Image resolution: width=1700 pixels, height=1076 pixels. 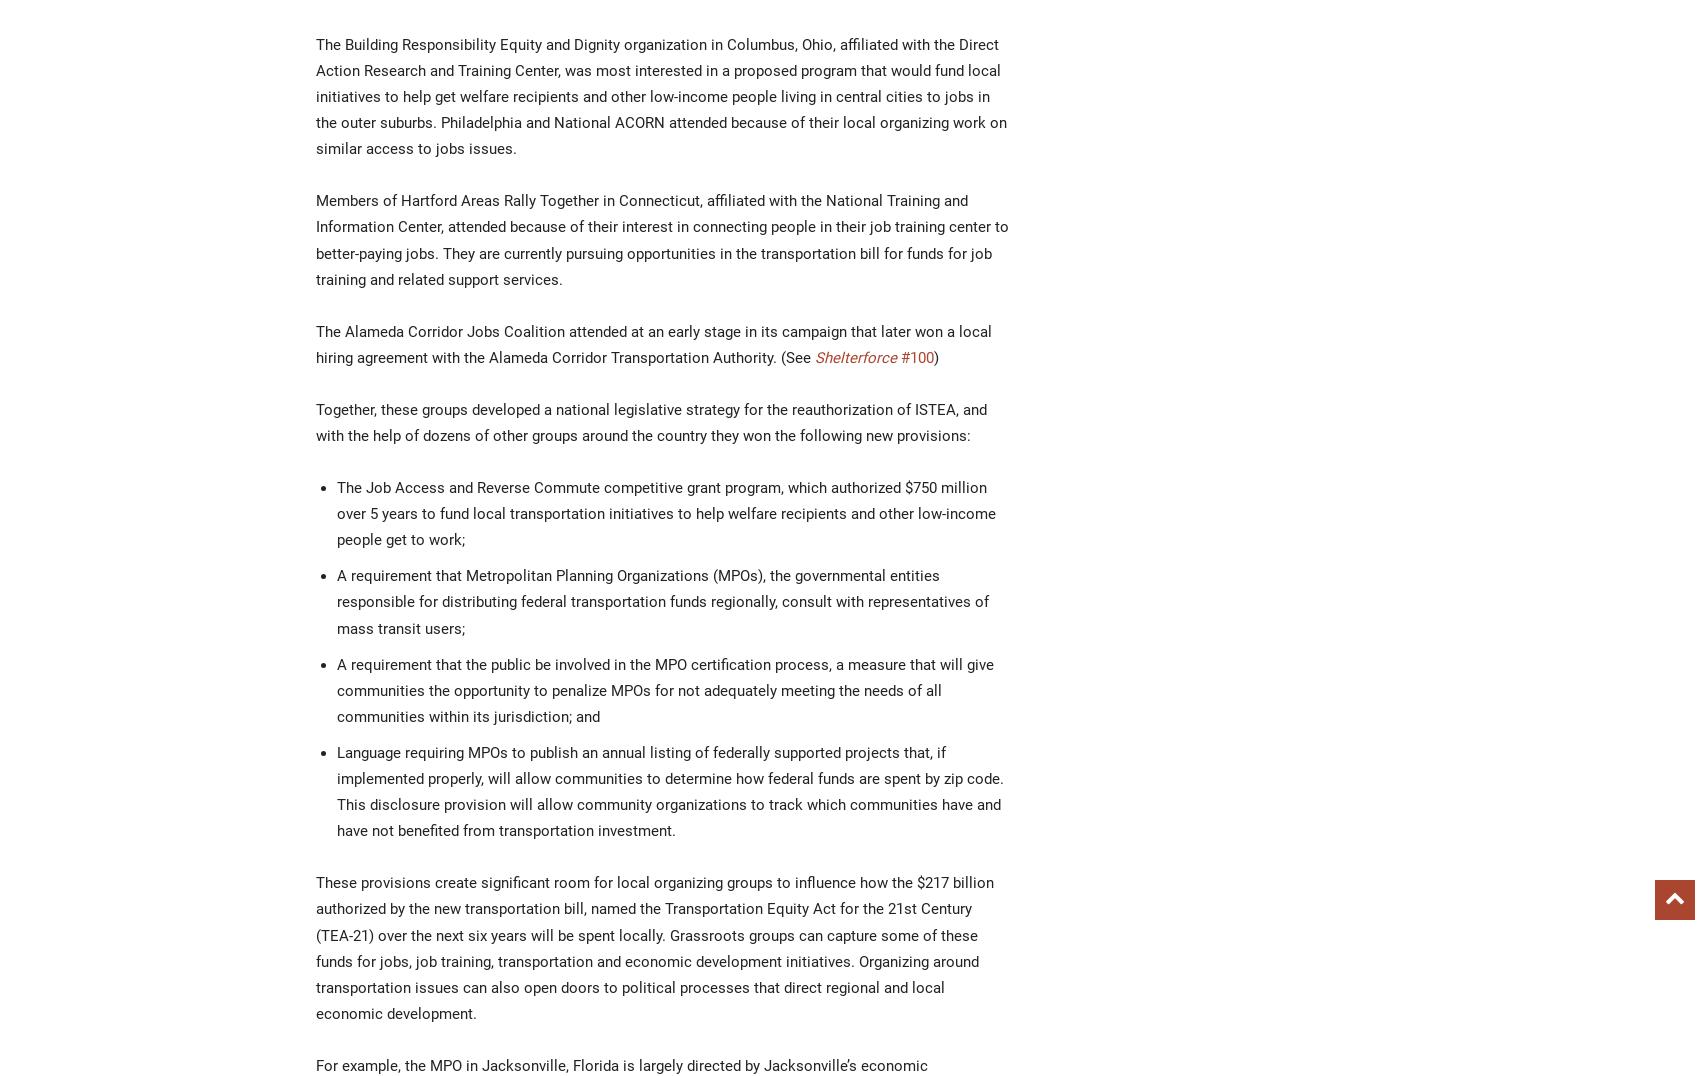 What do you see at coordinates (663, 602) in the screenshot?
I see `'A requirement that Metropolitan Planning Organizations (MPOs), the governmental entities responsible for distributing federal transportation funds regionally, consult with representatives of mass transit users;'` at bounding box center [663, 602].